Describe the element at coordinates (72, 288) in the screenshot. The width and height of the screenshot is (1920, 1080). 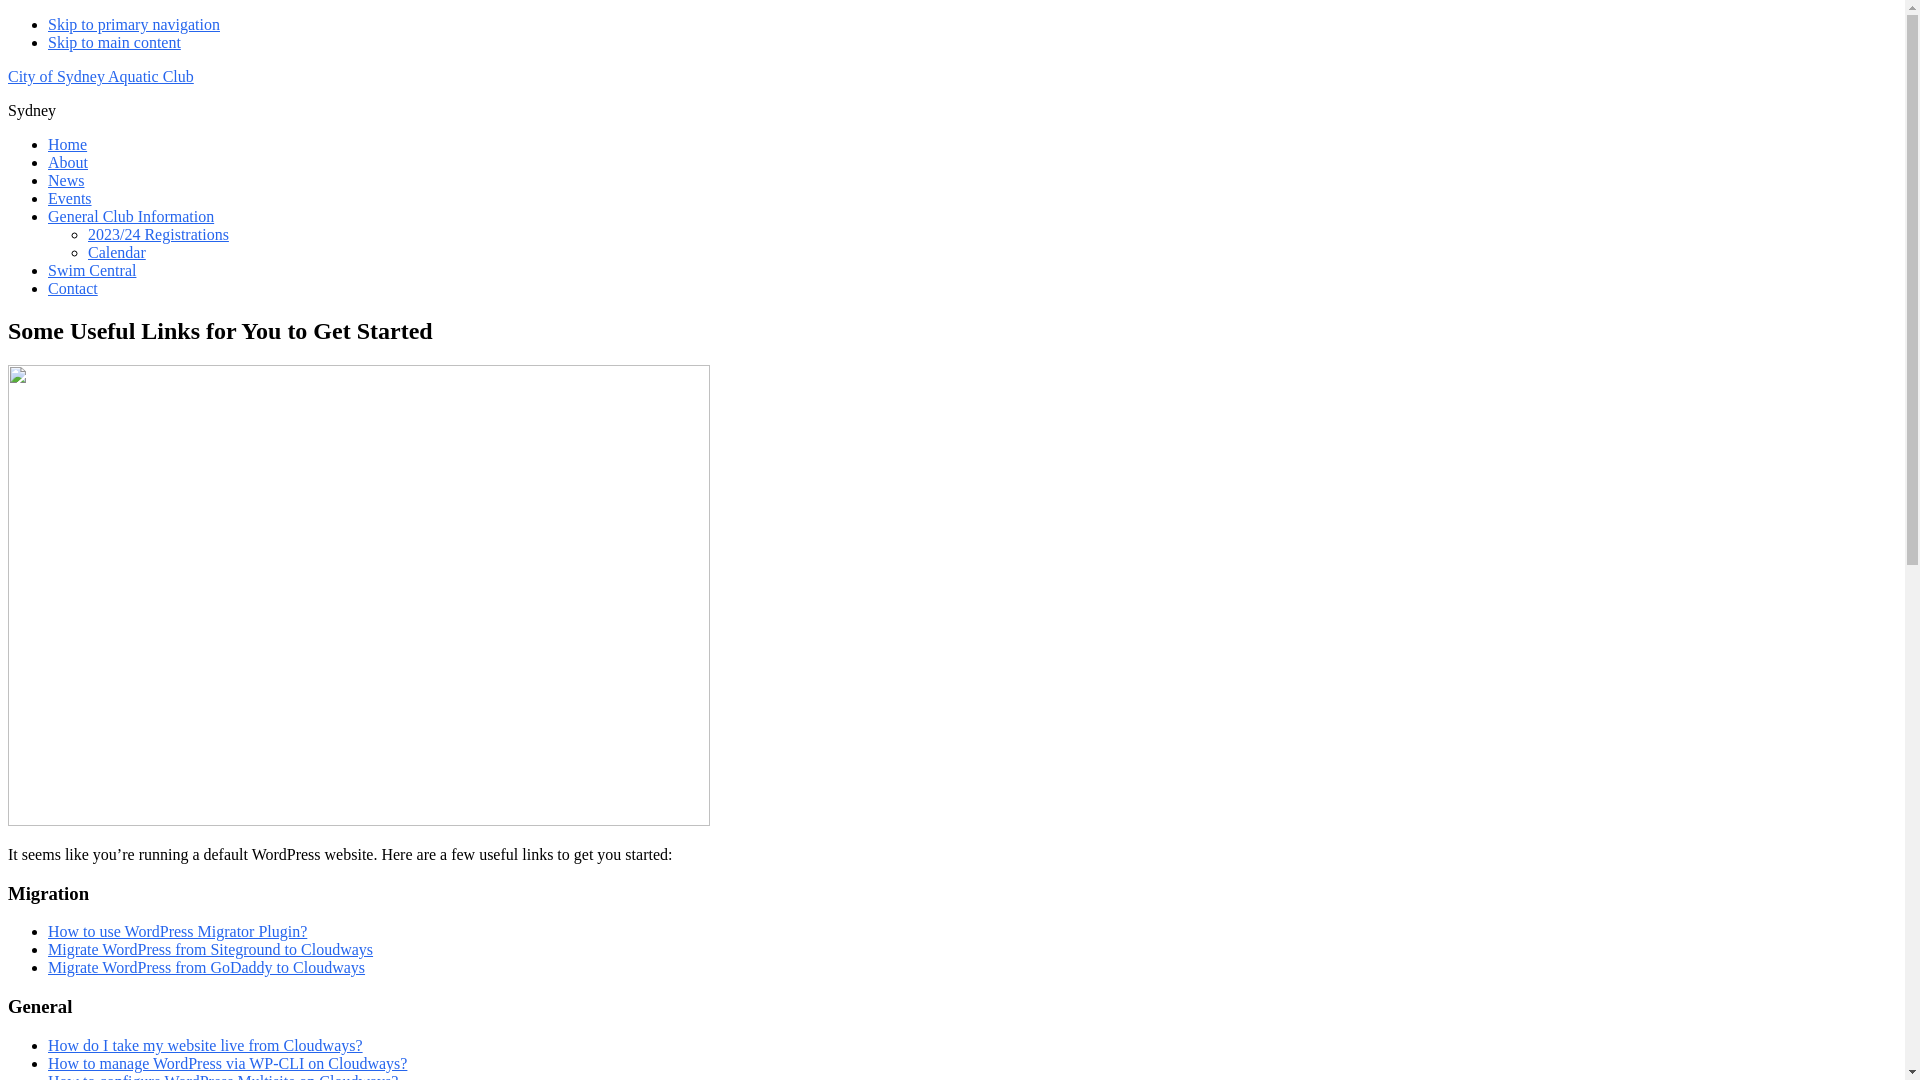
I see `'Contact'` at that location.